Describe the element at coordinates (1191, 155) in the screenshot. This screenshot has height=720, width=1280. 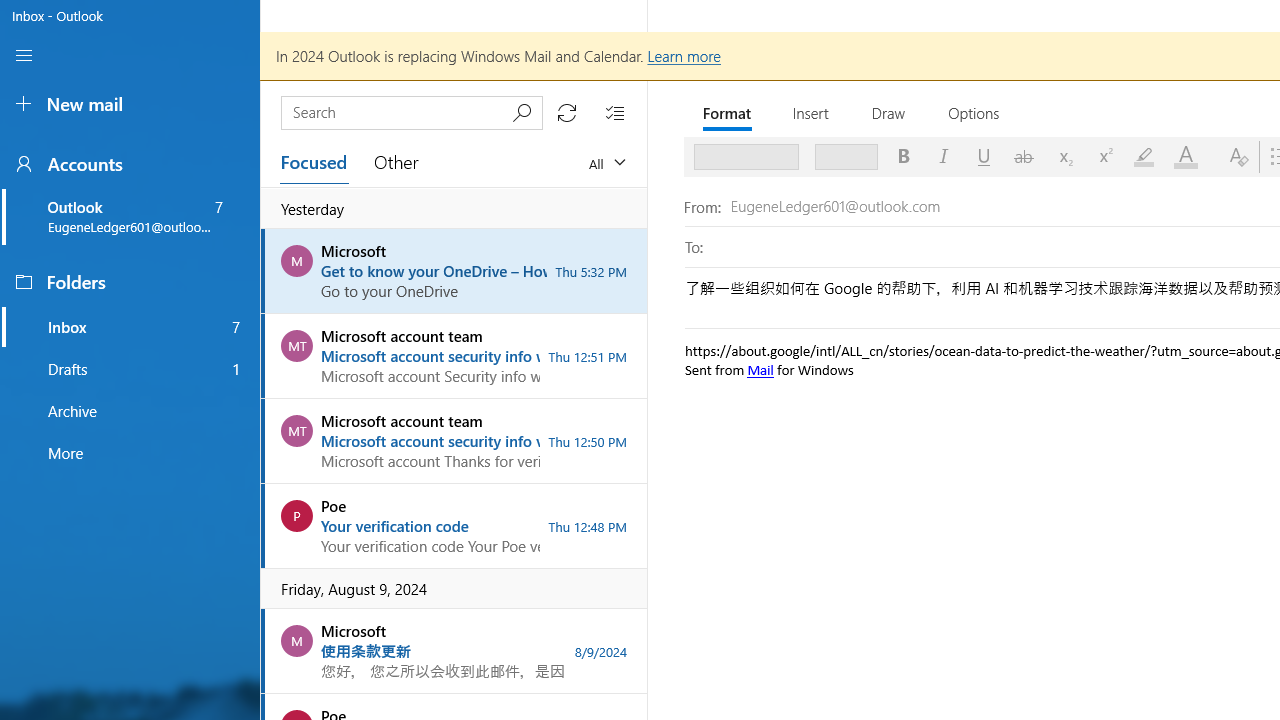
I see `'Font Color'` at that location.